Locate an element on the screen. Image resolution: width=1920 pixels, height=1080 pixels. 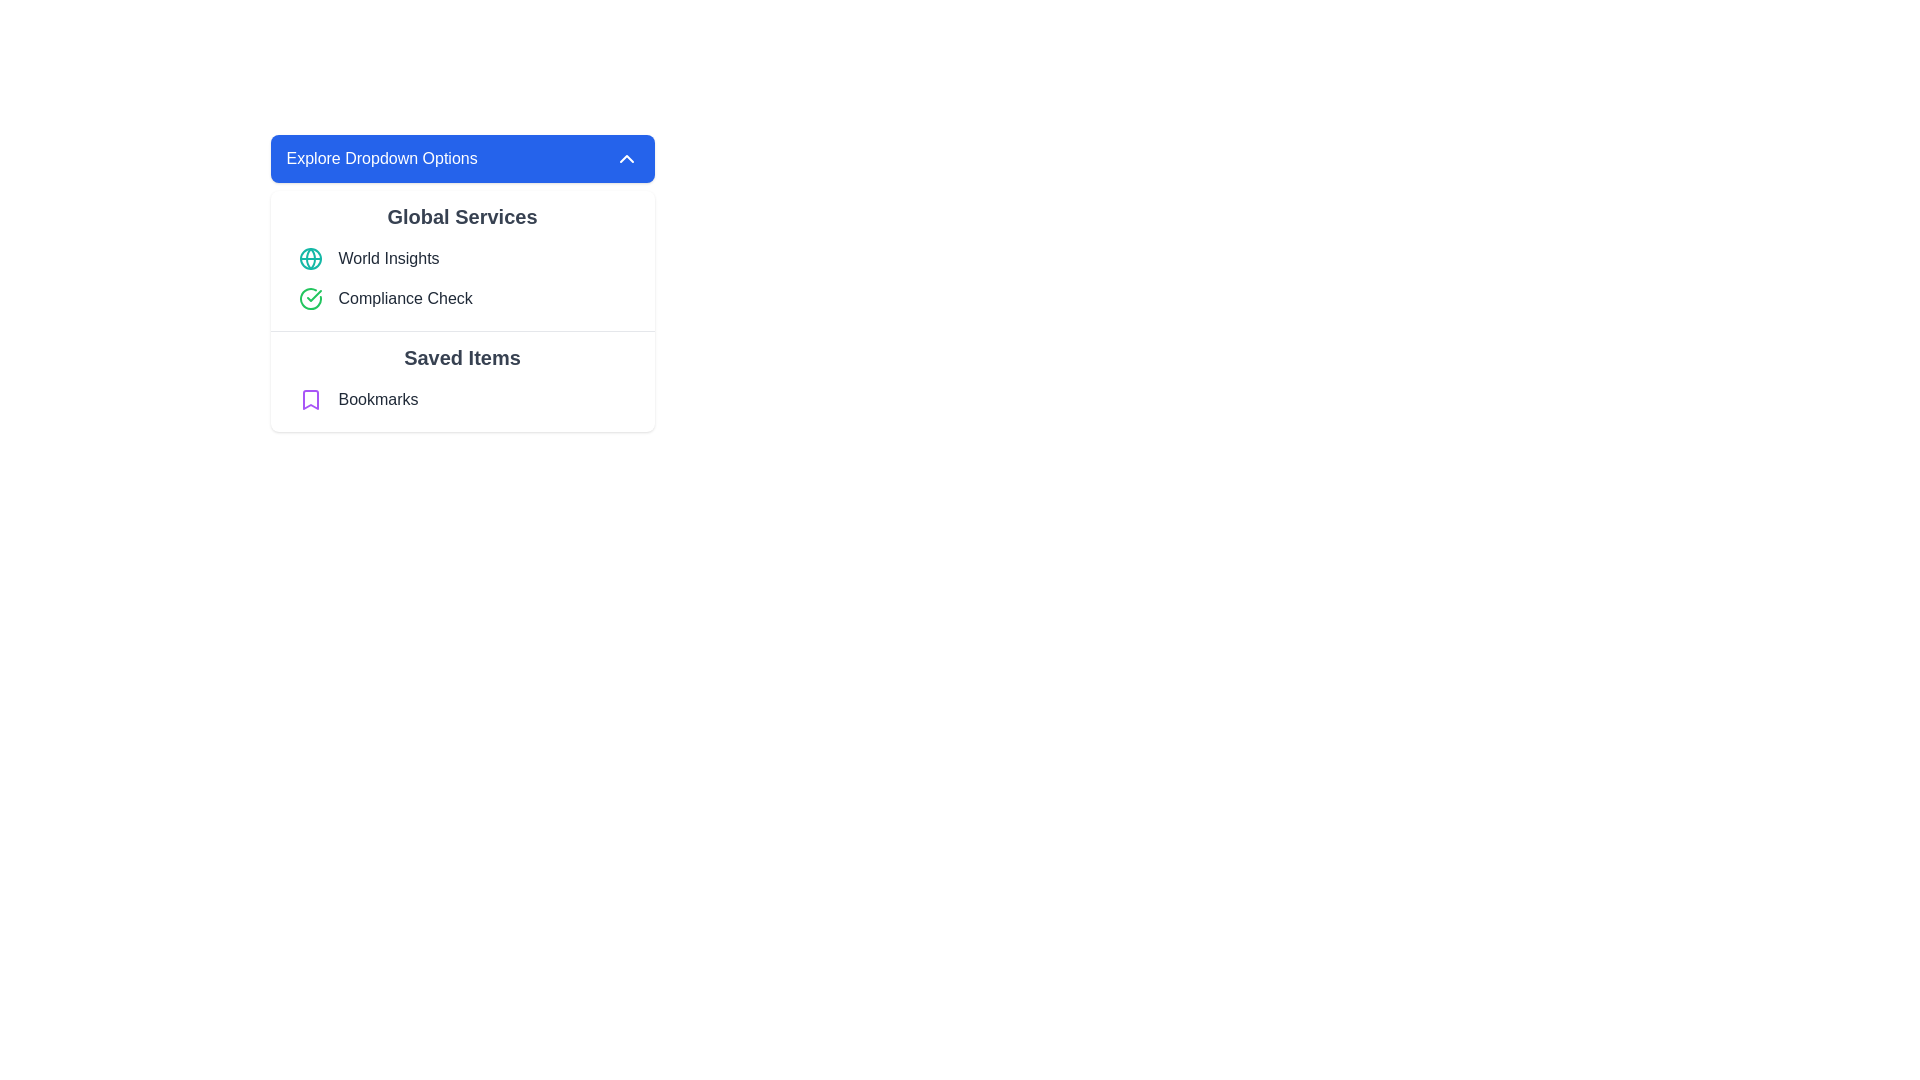
the SVG circle icon representing the globe, which is part of the 'World Insights' option in the 'Global Services' section of the 'Explore Dropdown Options' menu is located at coordinates (309, 257).